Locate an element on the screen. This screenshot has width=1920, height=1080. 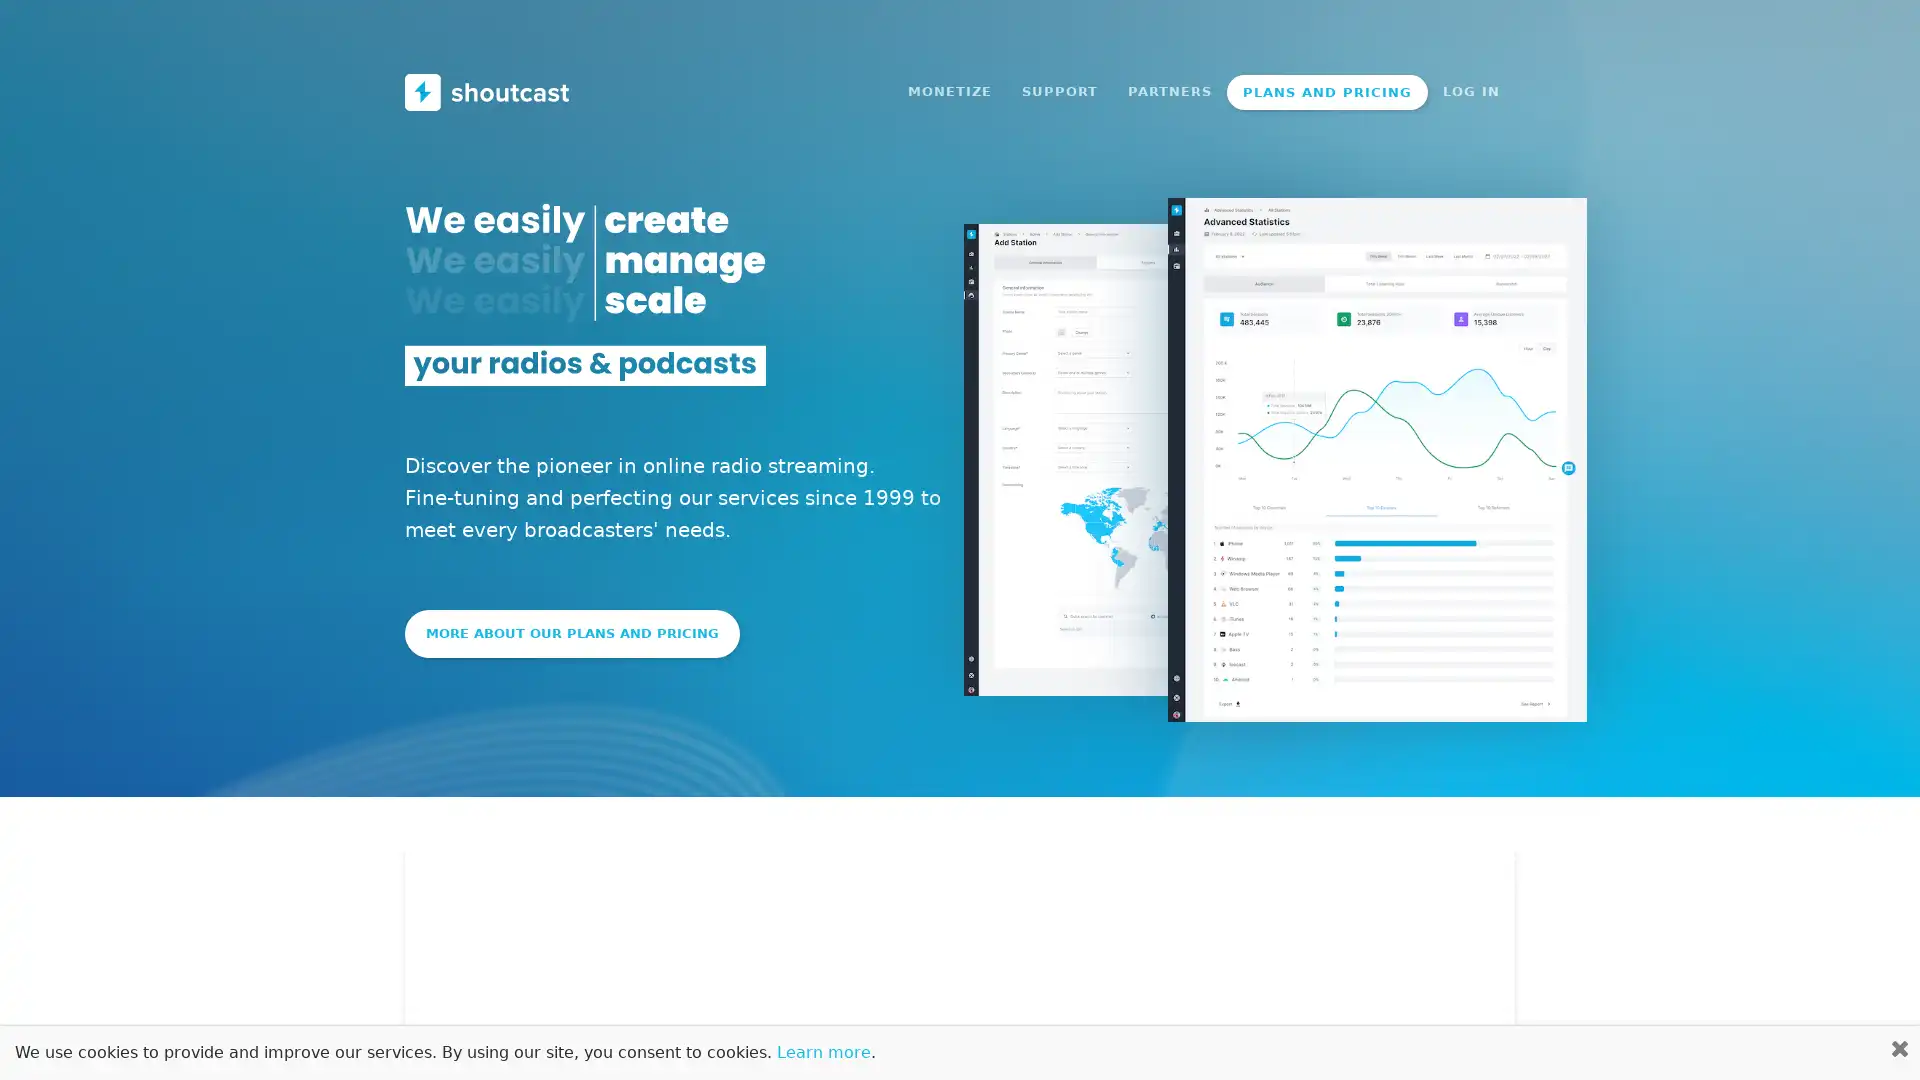
Close is located at coordinates (1885, 27).